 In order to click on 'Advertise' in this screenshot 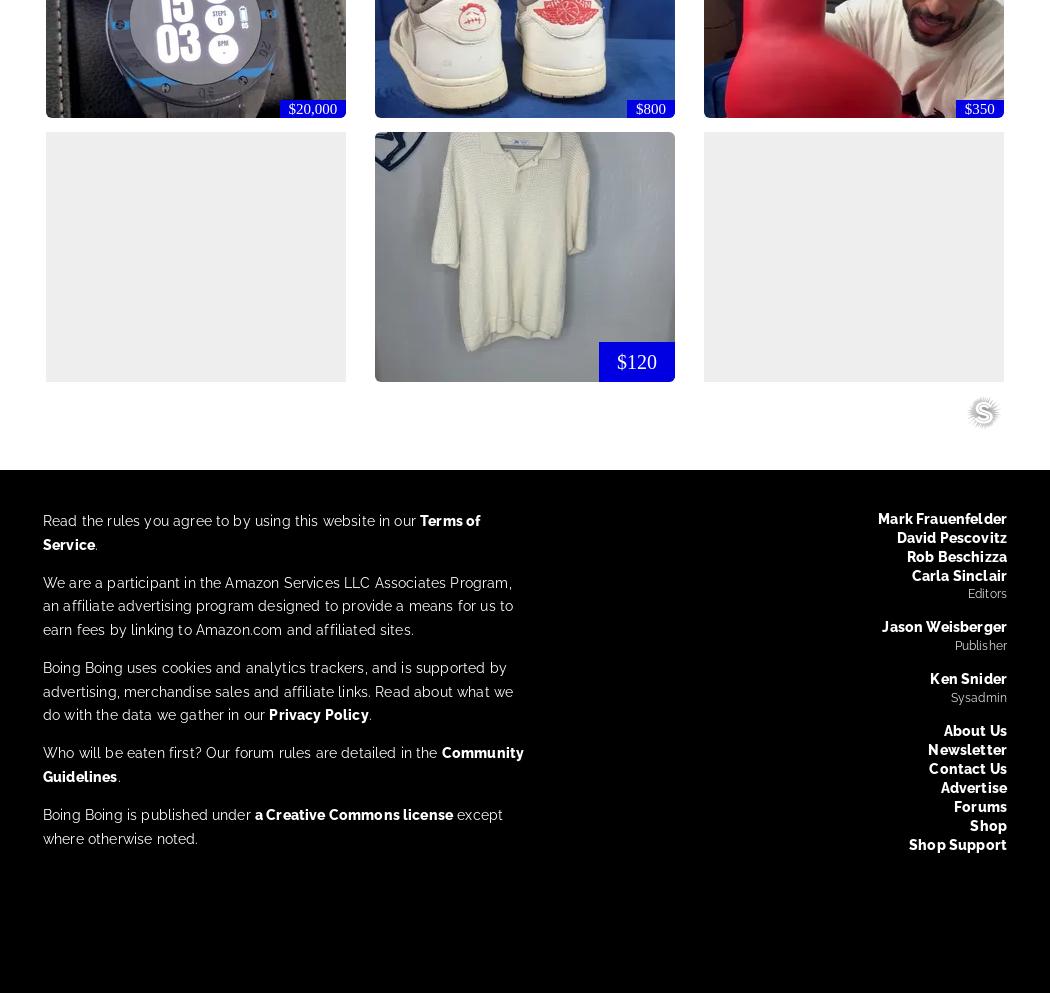, I will do `click(972, 785)`.